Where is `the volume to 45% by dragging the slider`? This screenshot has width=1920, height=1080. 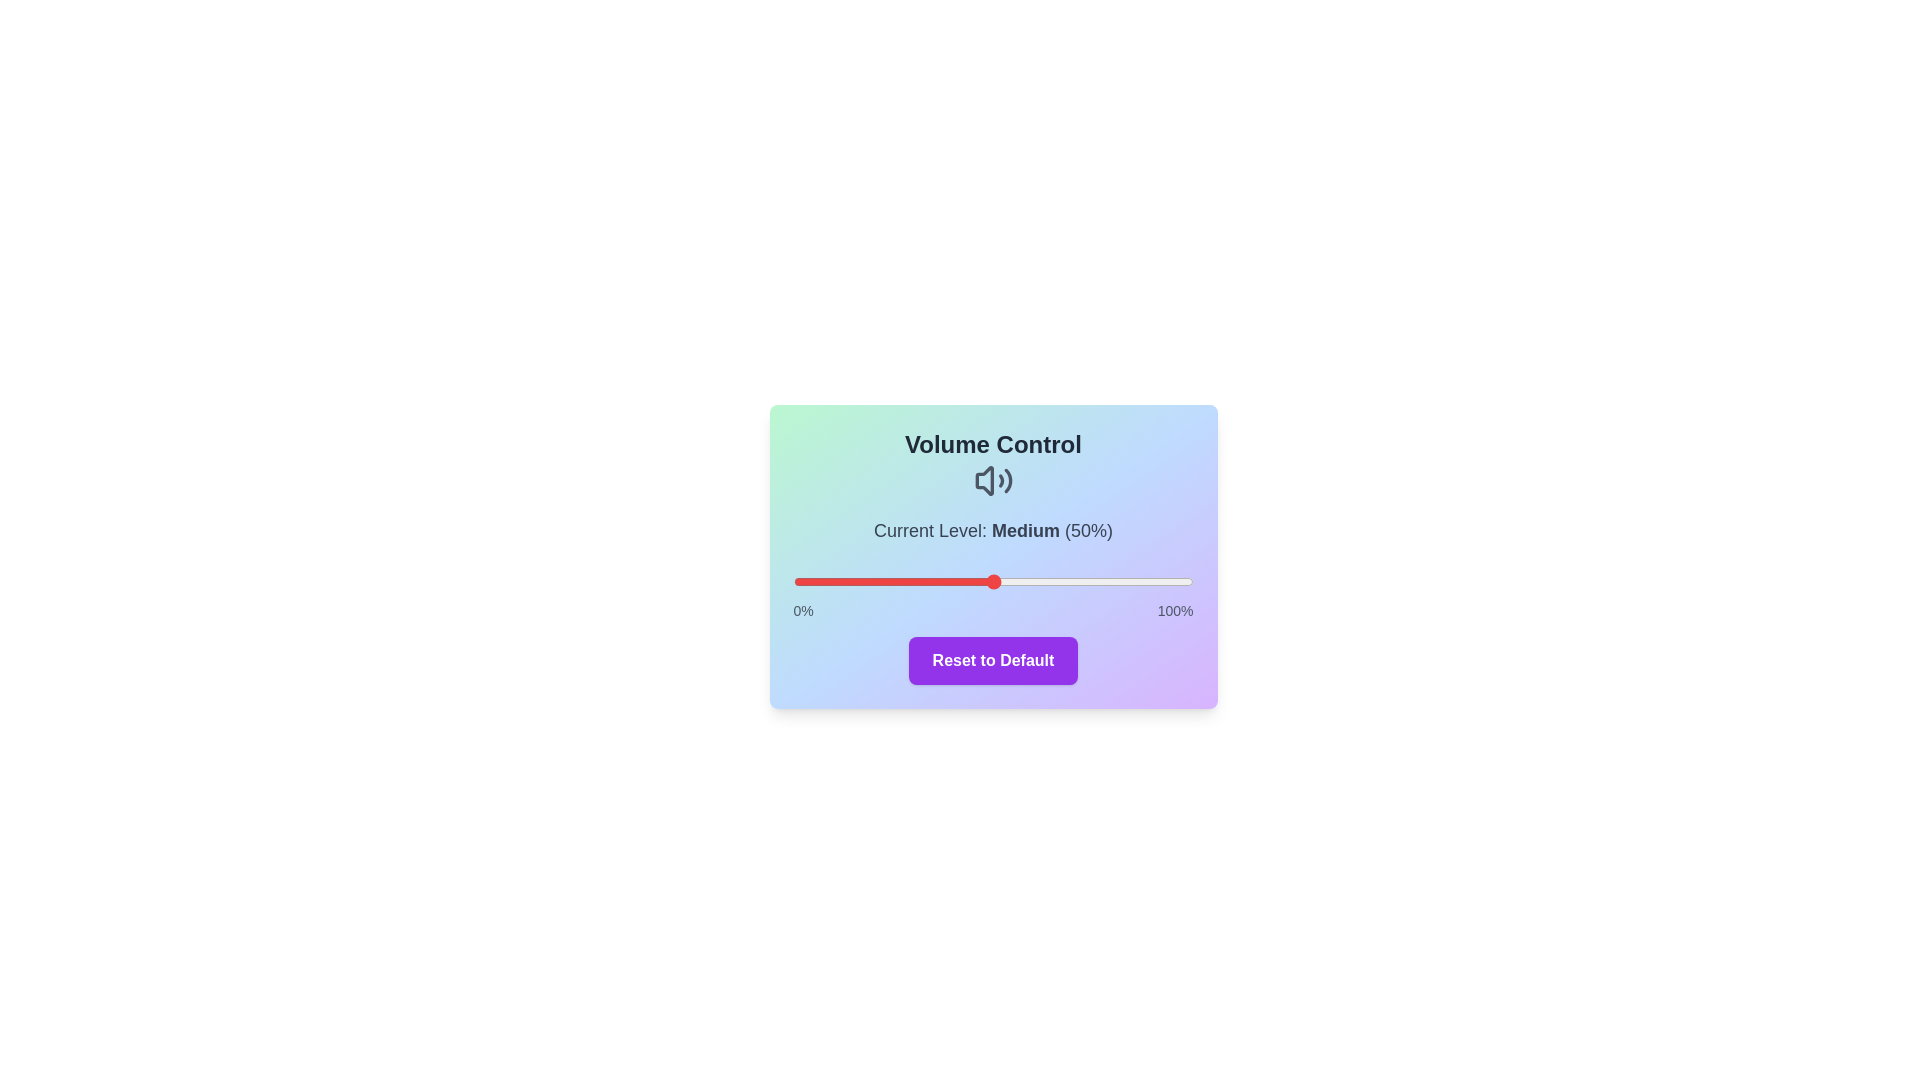 the volume to 45% by dragging the slider is located at coordinates (973, 582).